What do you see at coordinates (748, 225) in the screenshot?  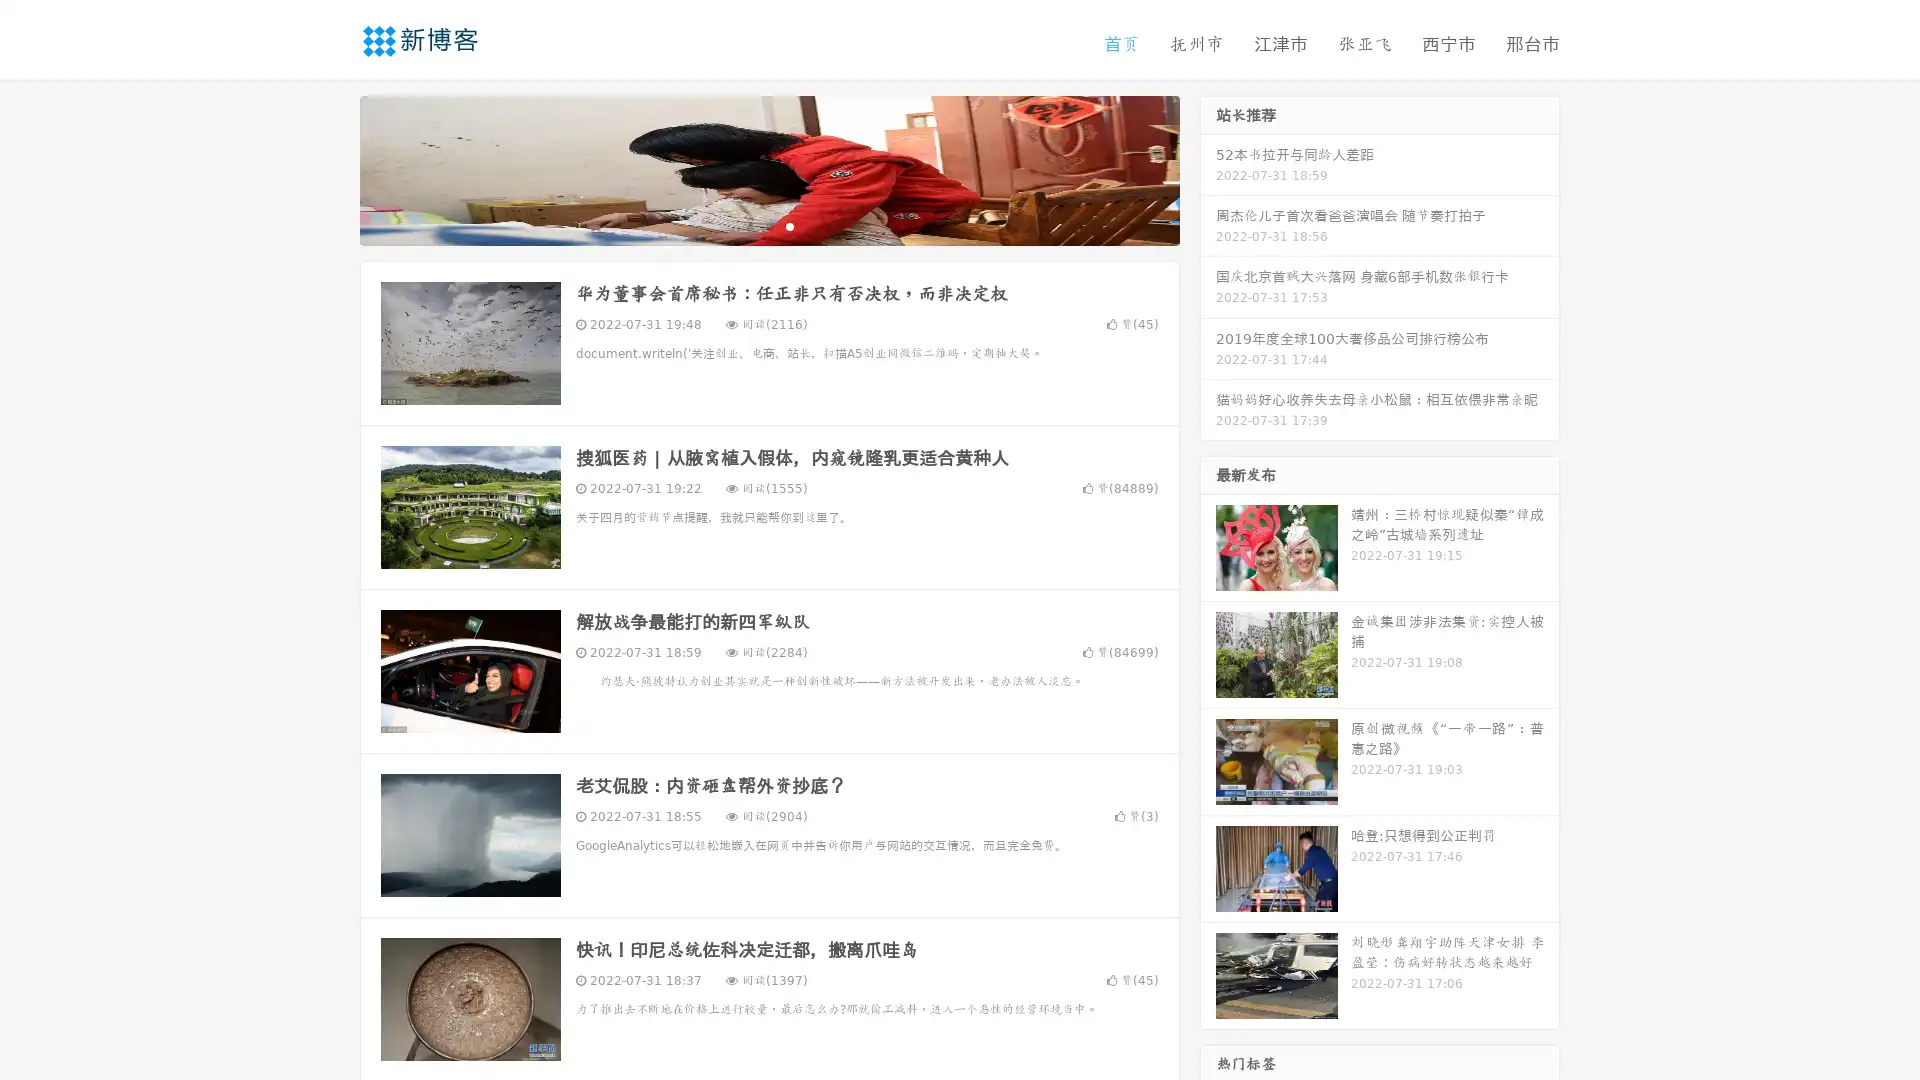 I see `Go to slide 1` at bounding box center [748, 225].